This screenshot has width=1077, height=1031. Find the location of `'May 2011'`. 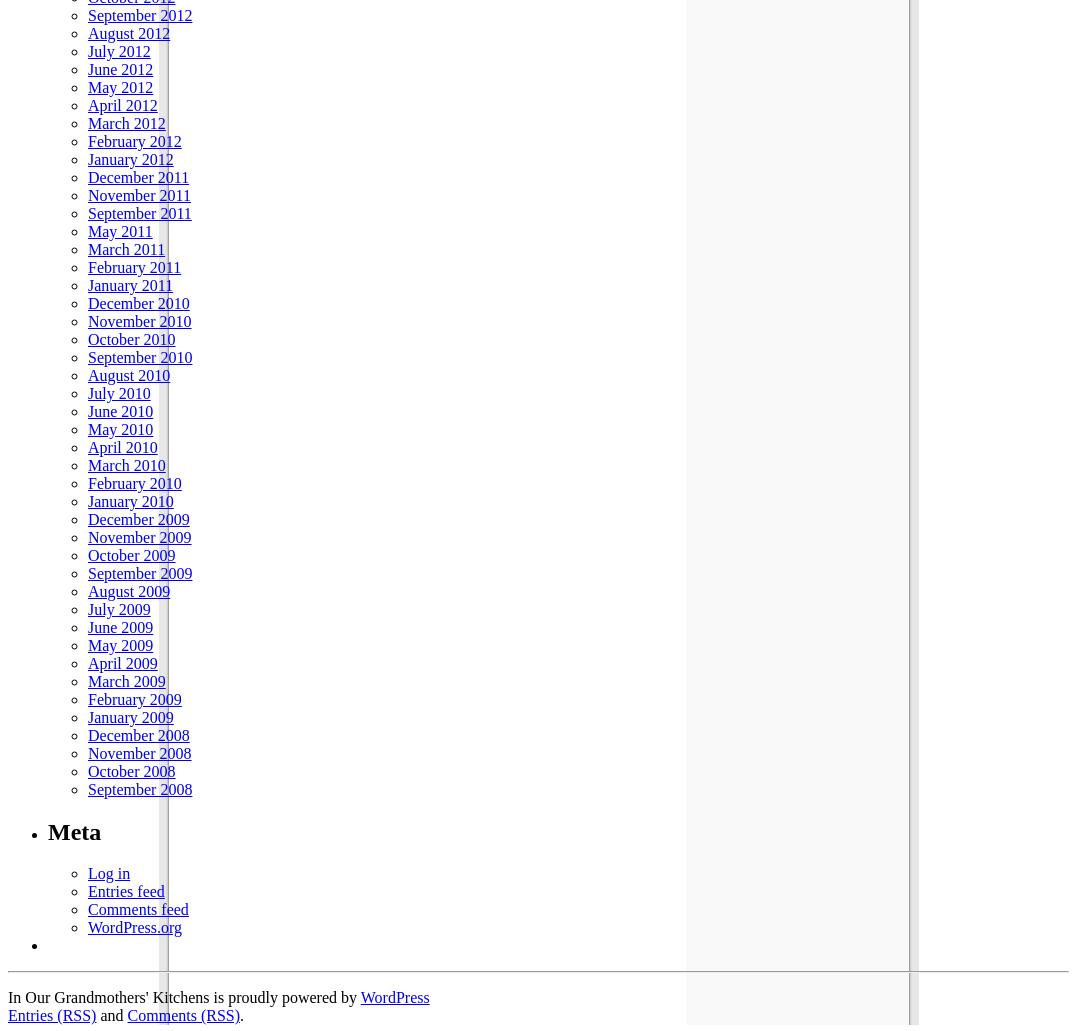

'May 2011' is located at coordinates (118, 230).